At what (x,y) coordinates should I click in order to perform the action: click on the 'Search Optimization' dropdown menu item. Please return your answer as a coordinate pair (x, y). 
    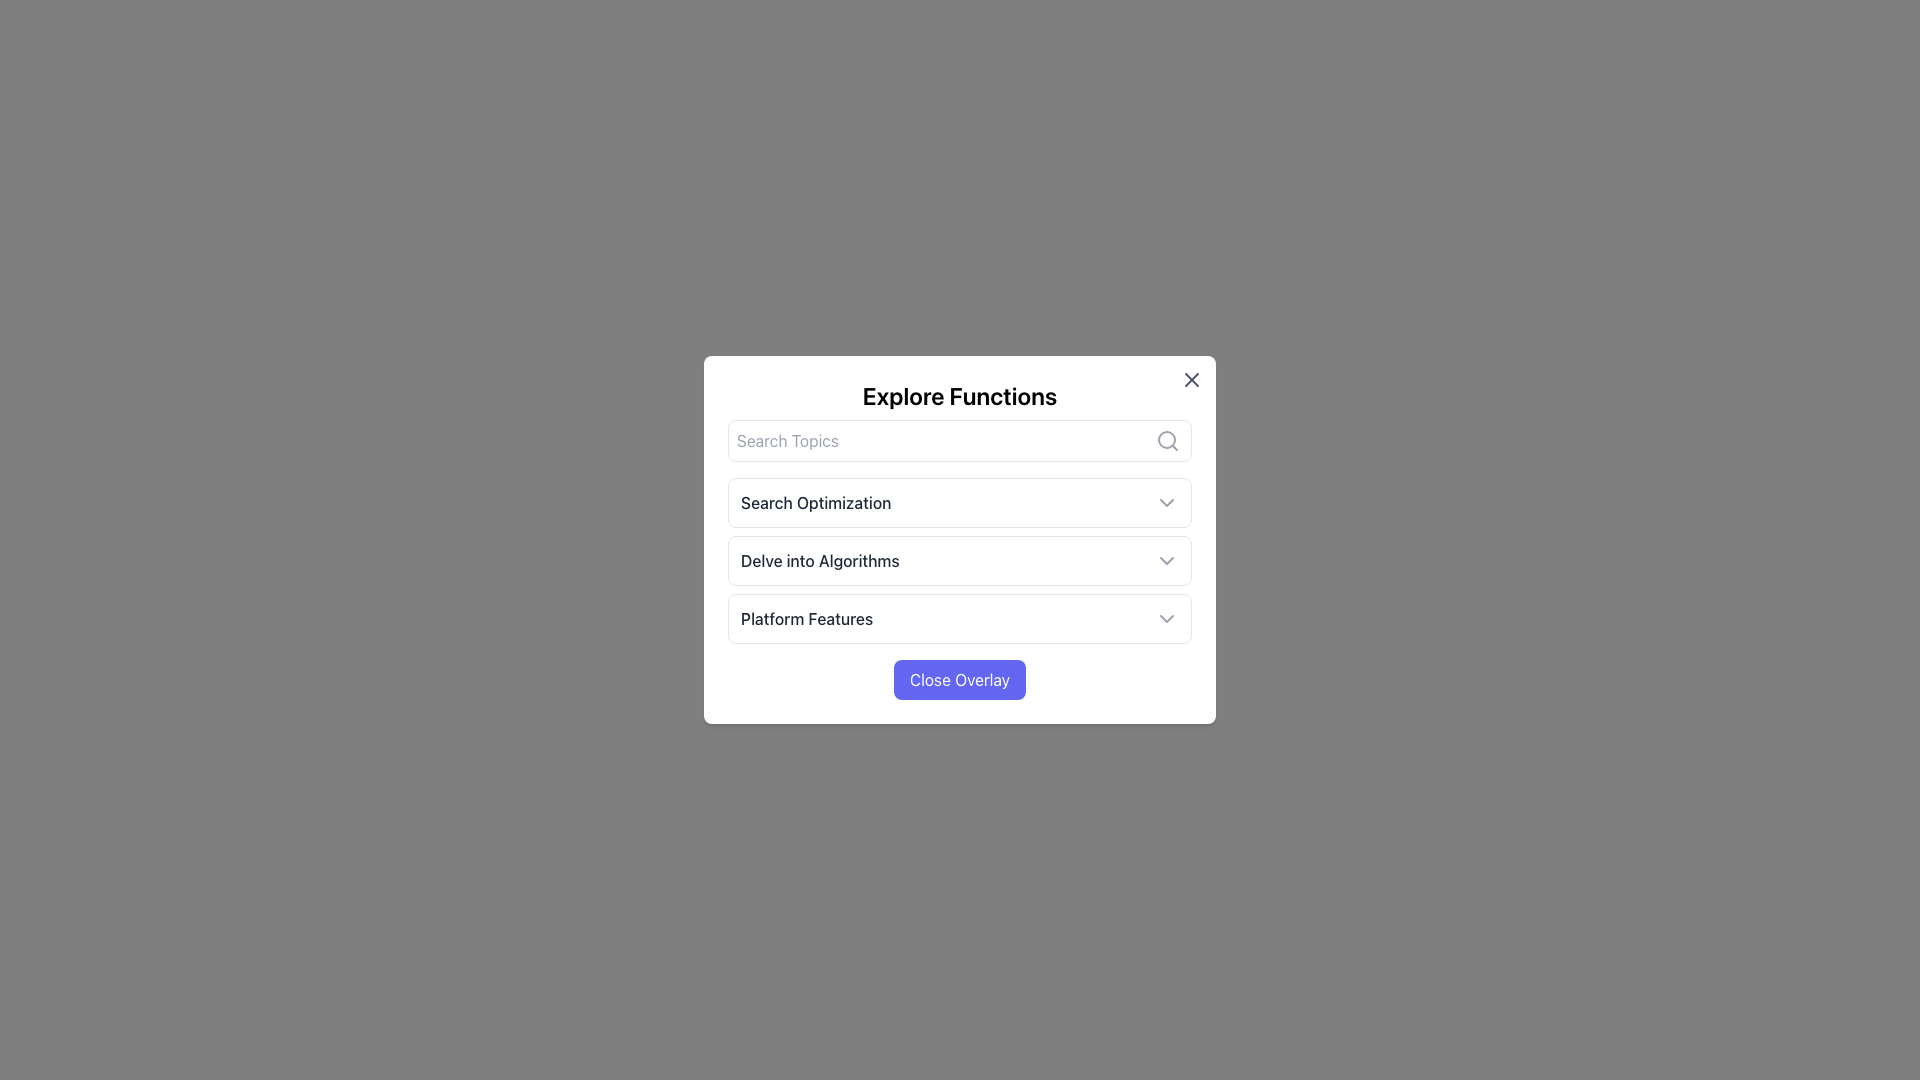
    Looking at the image, I should click on (960, 501).